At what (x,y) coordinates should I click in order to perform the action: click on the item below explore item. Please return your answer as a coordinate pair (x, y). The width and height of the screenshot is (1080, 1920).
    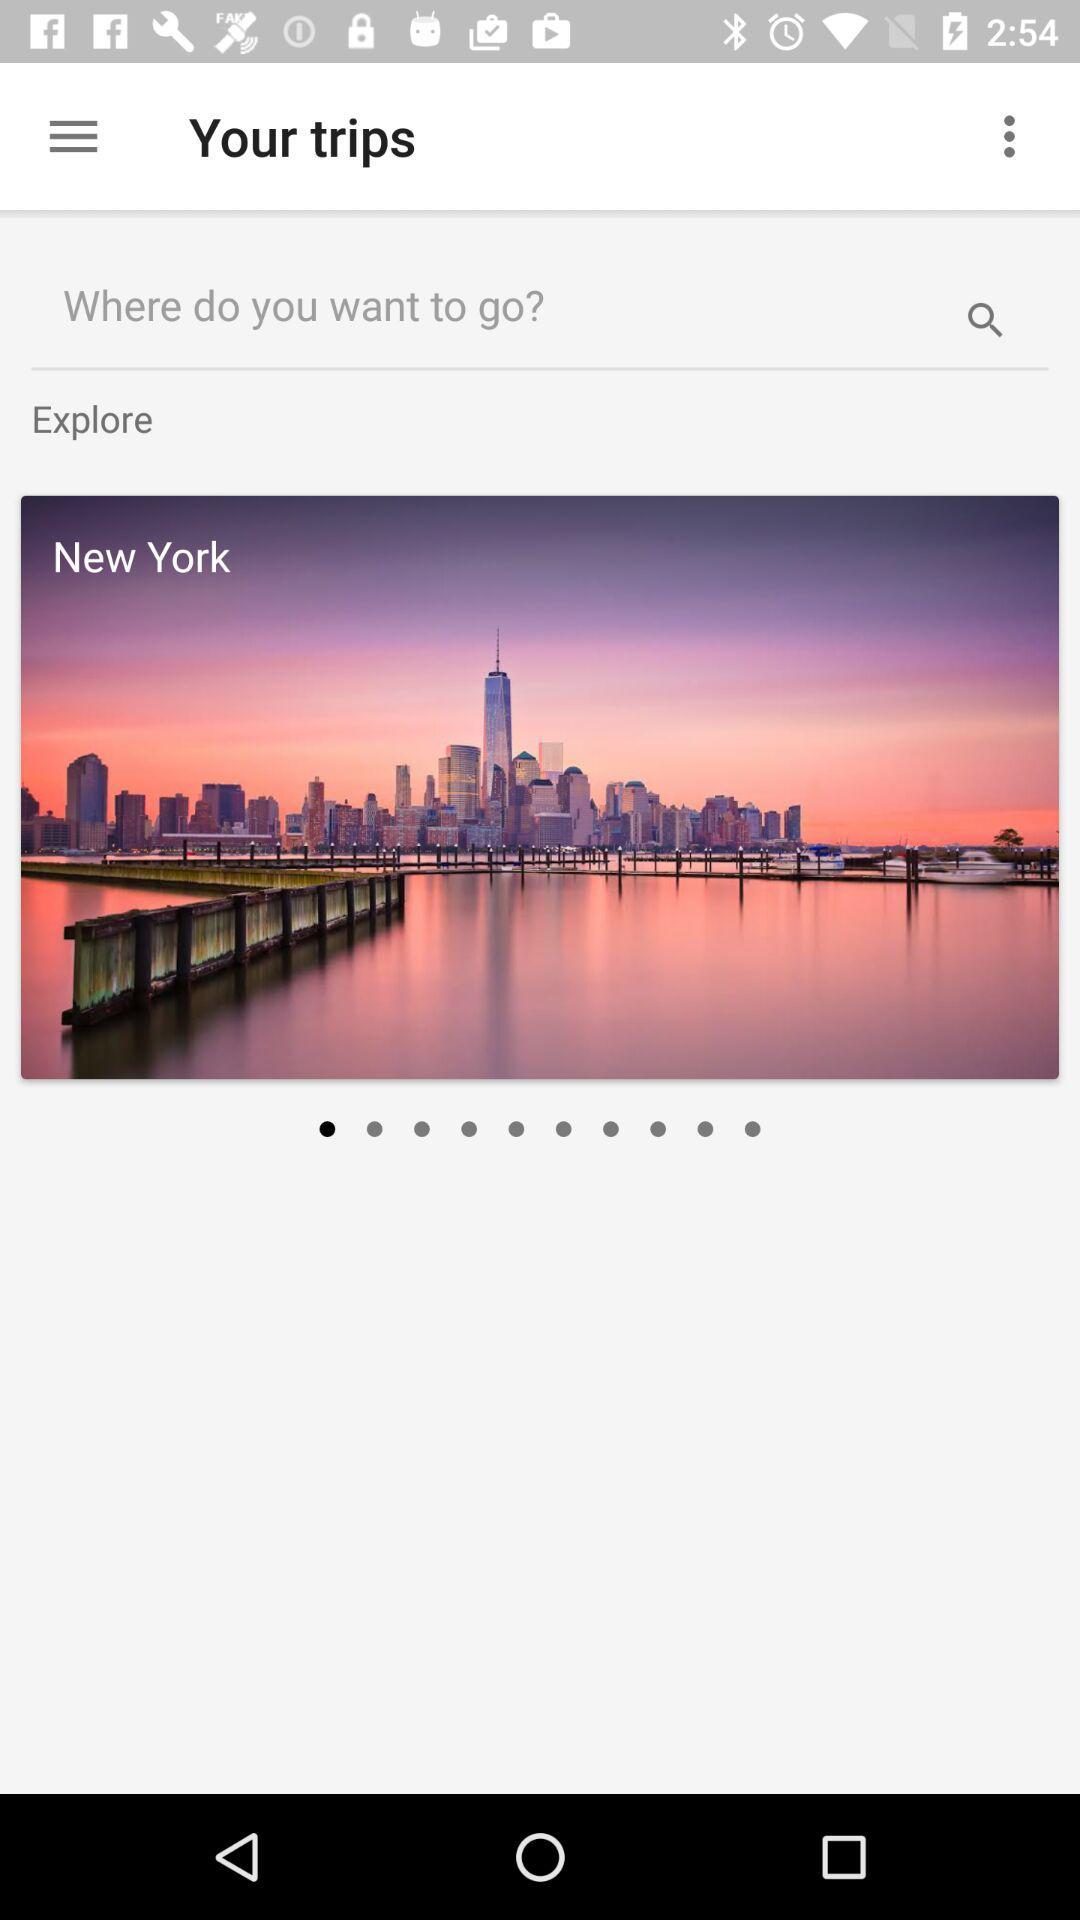
    Looking at the image, I should click on (540, 786).